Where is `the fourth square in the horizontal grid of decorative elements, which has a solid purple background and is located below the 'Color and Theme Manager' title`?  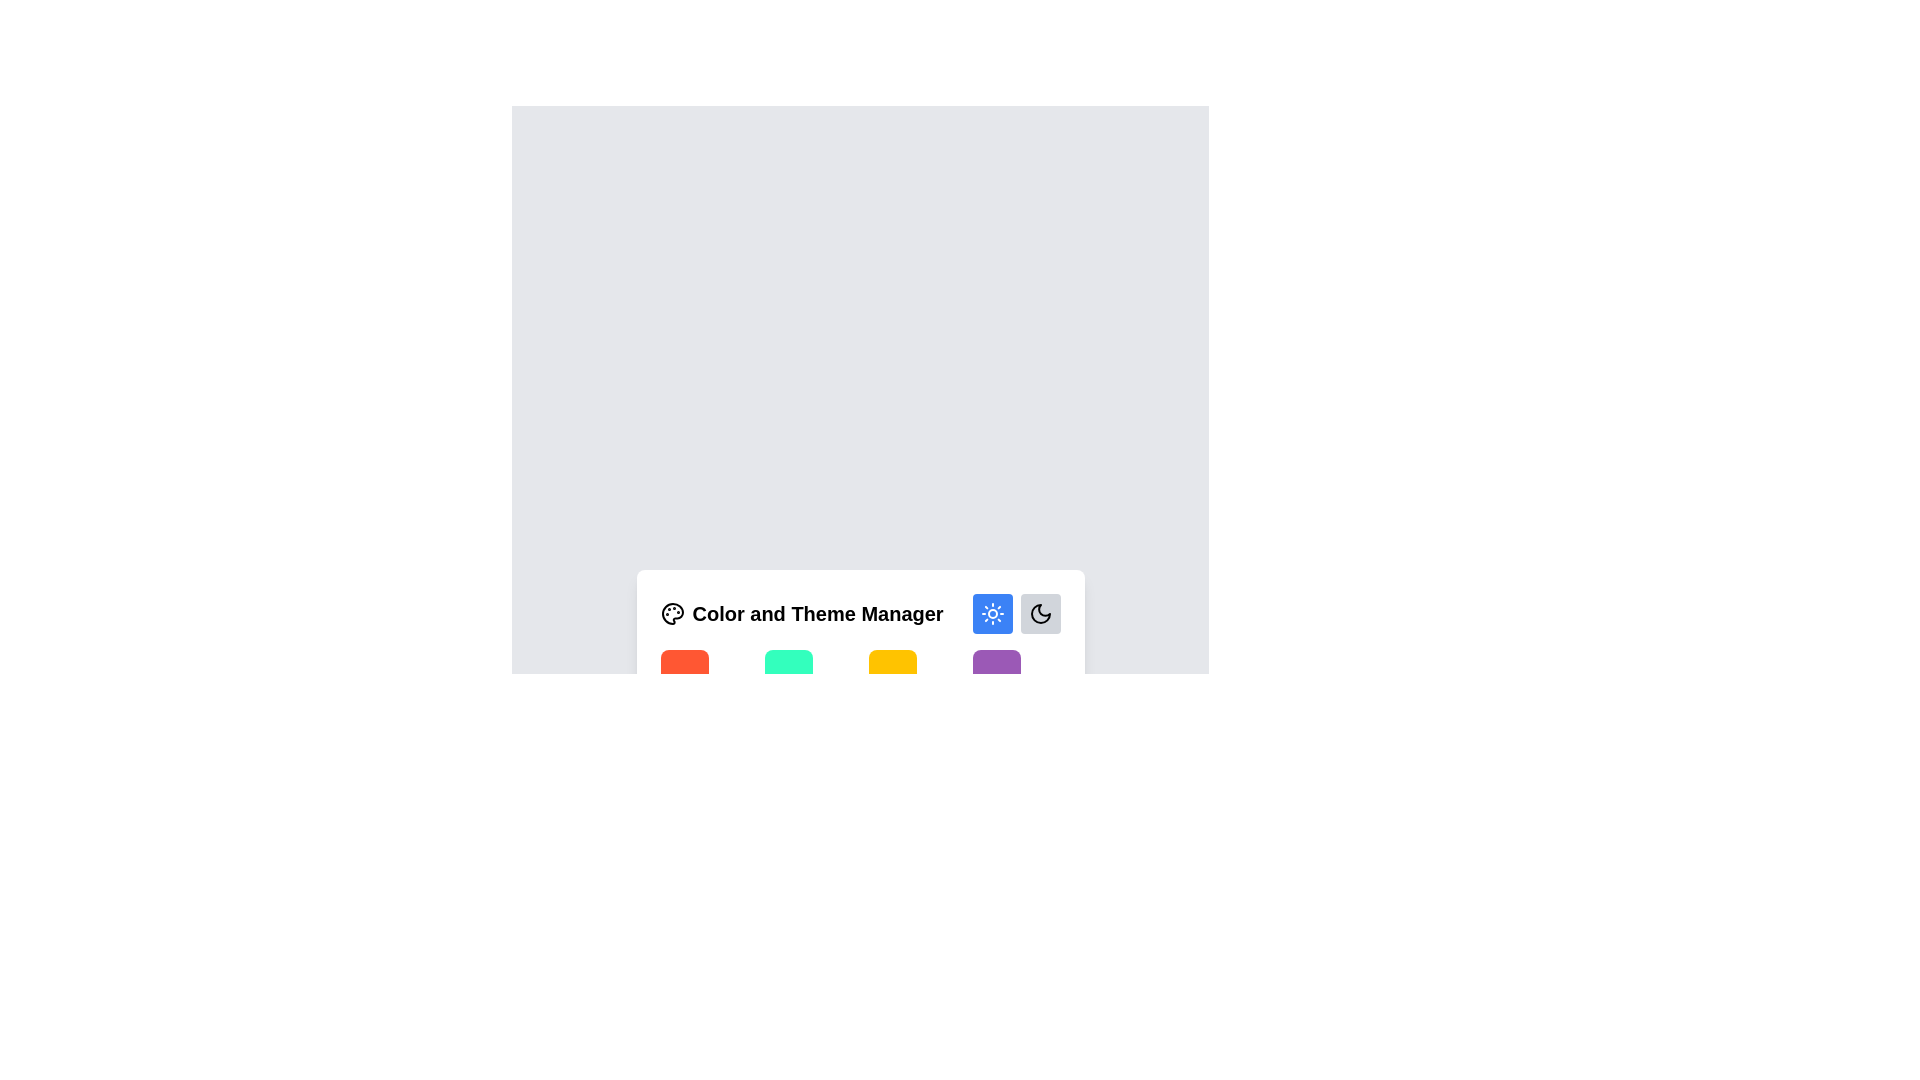 the fourth square in the horizontal grid of decorative elements, which has a solid purple background and is located below the 'Color and Theme Manager' title is located at coordinates (996, 674).